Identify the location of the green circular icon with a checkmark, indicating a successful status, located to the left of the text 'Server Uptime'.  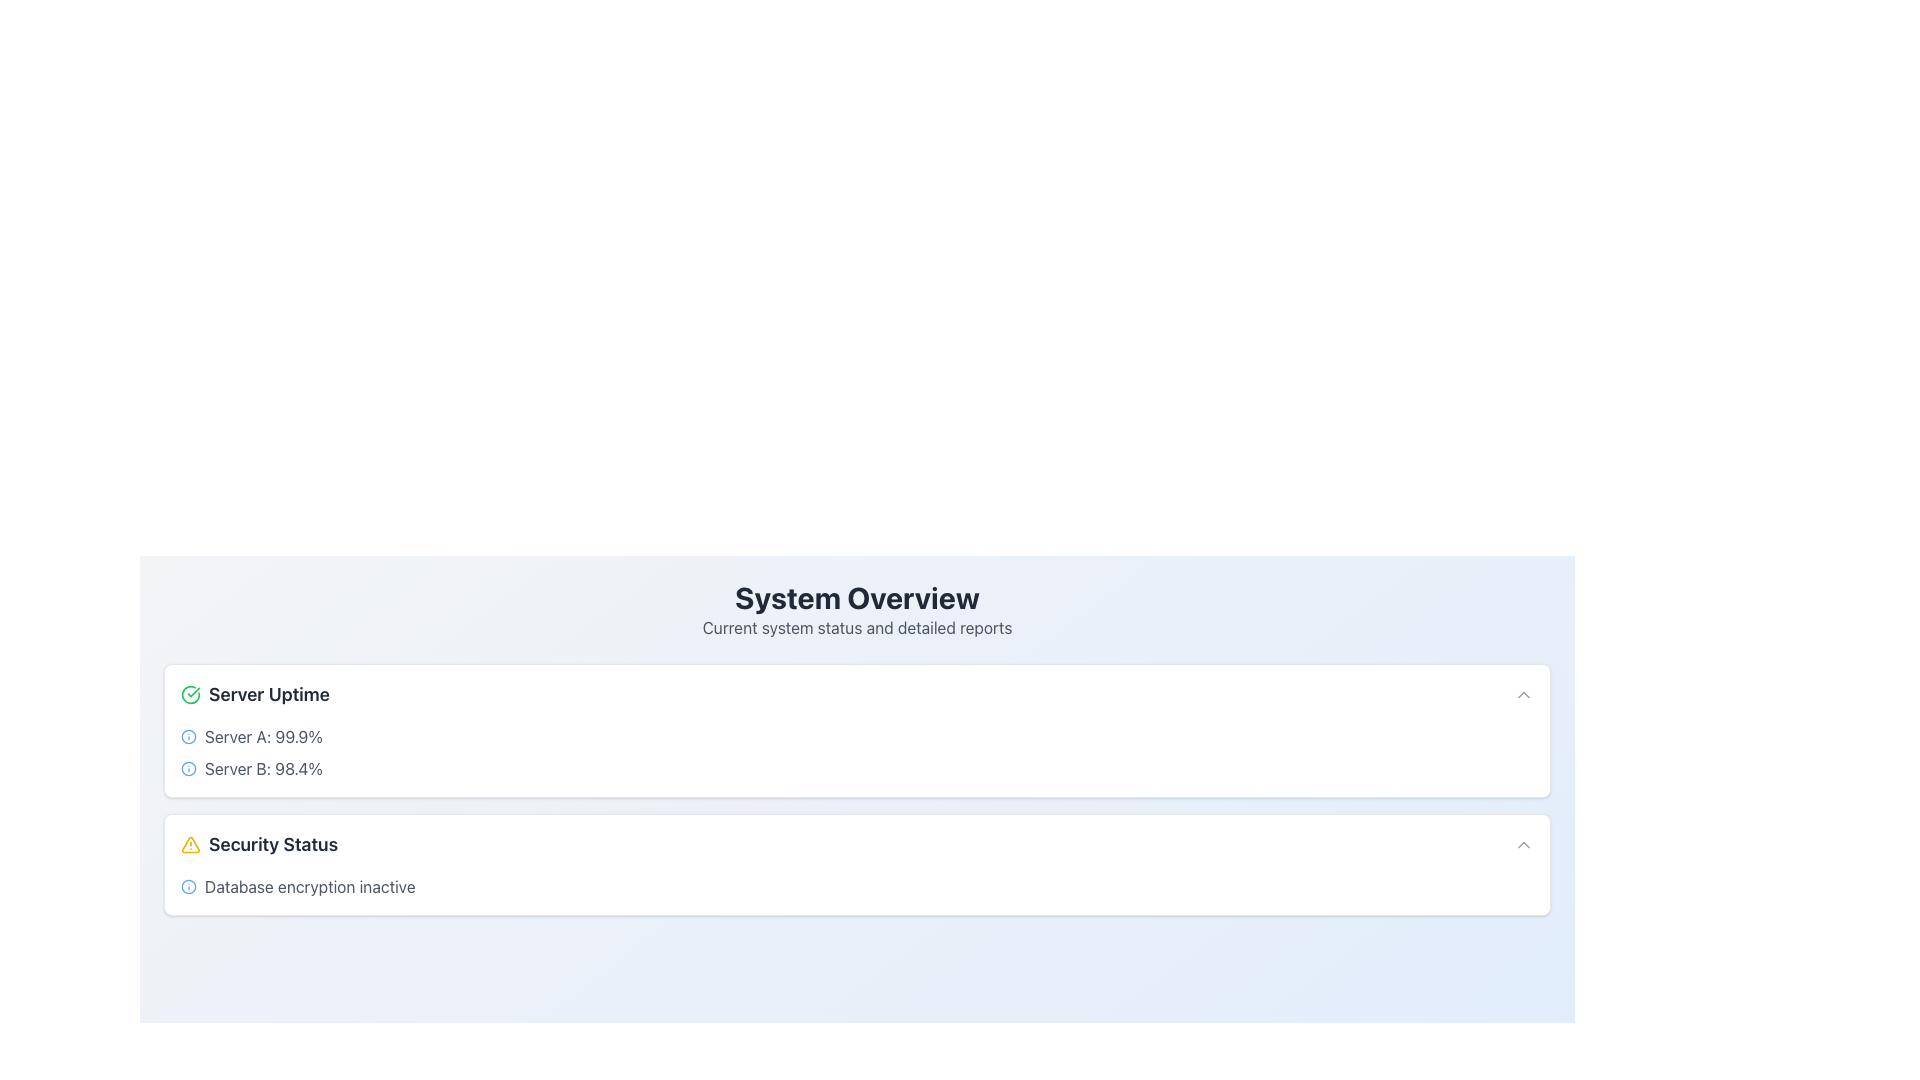
(191, 693).